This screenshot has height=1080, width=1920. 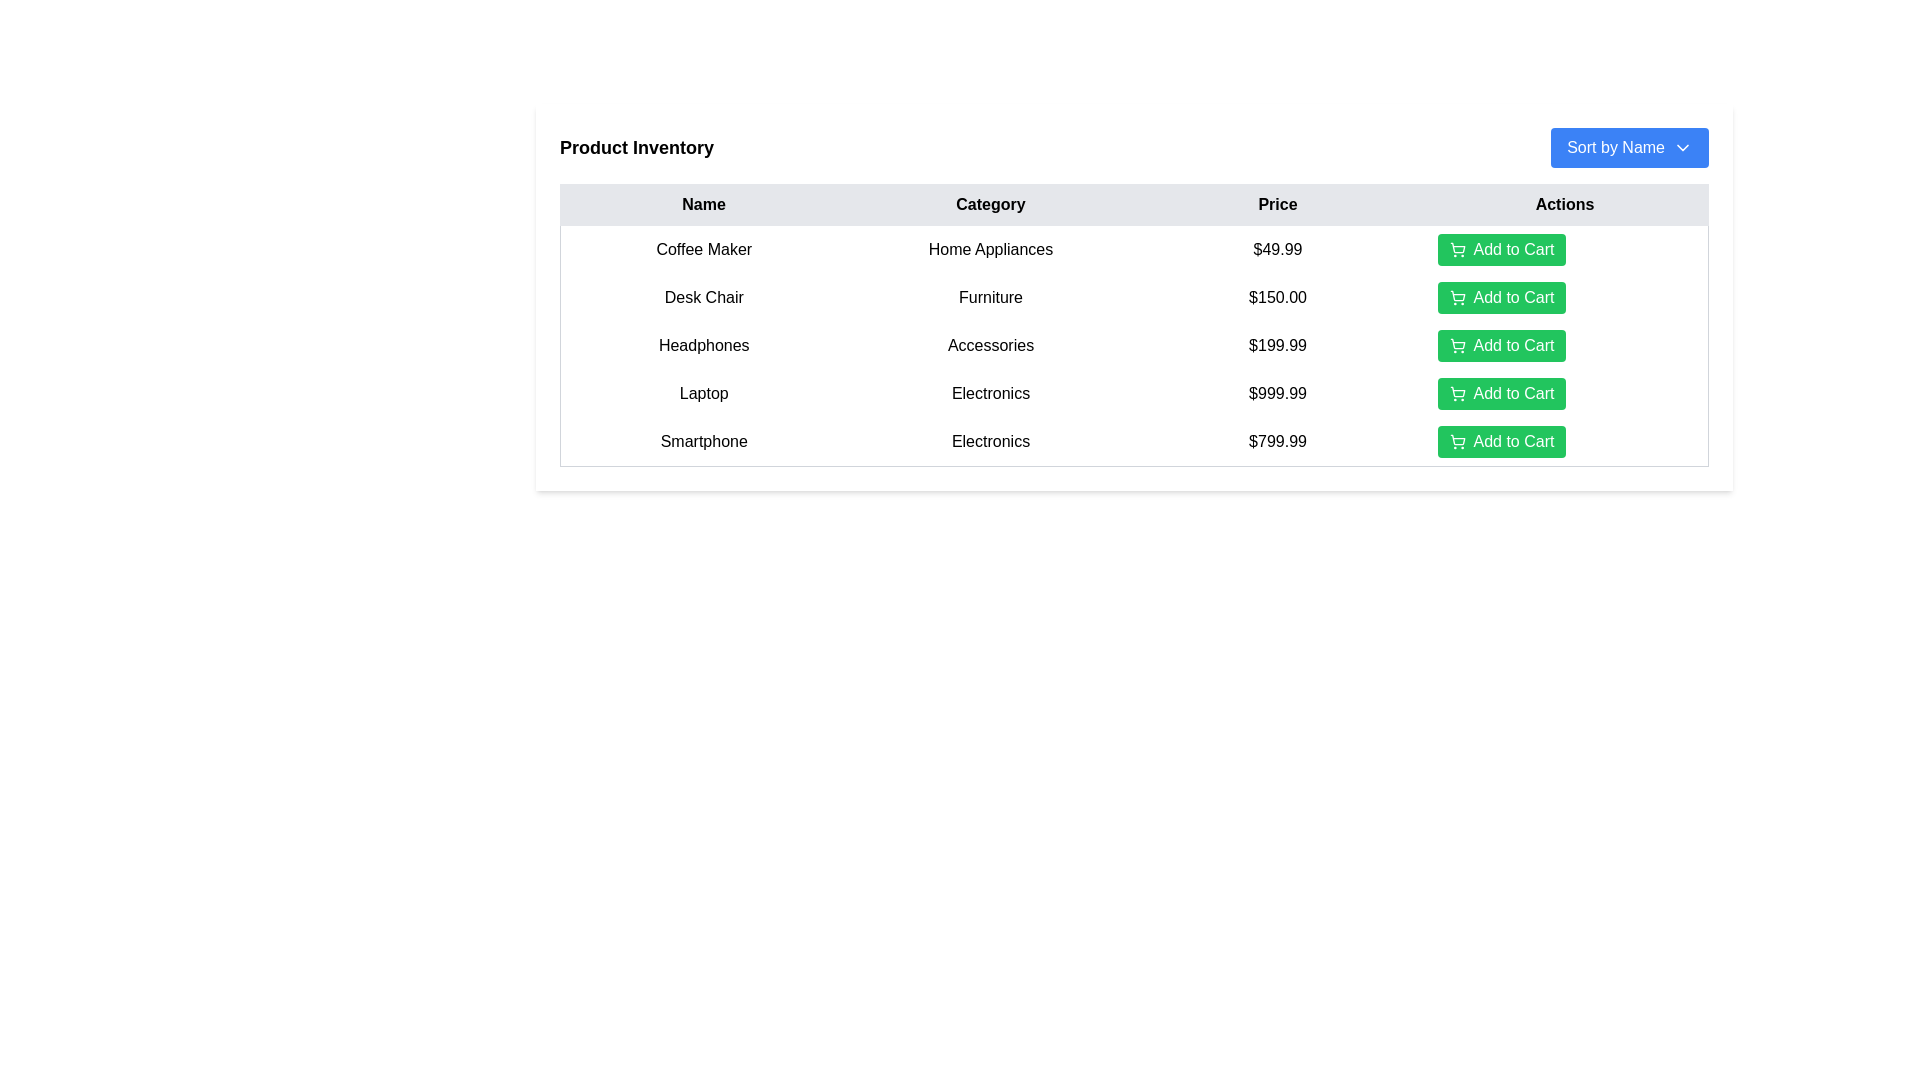 What do you see at coordinates (704, 441) in the screenshot?
I see `the static text element that serves as a label or identifier for a product in the leftmost column of the fifth row of the table` at bounding box center [704, 441].